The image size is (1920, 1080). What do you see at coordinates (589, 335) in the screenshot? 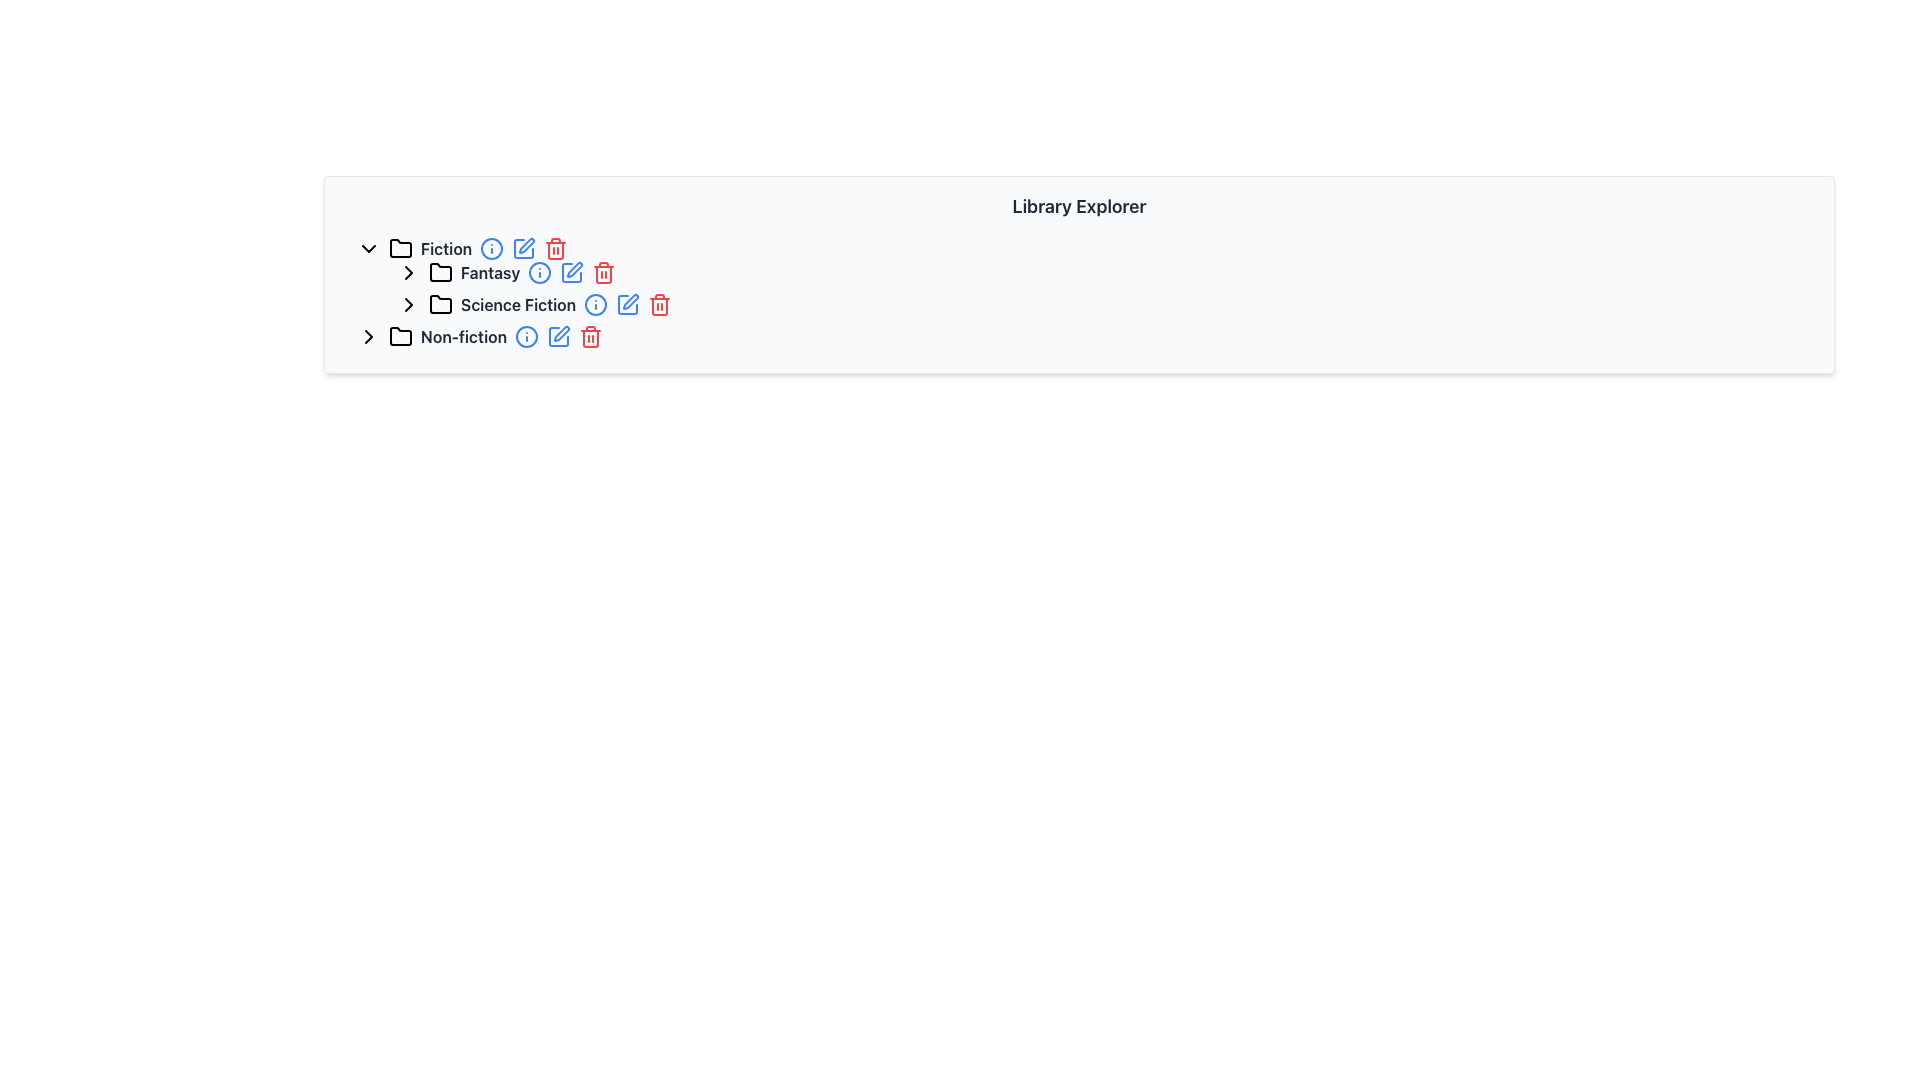
I see `the trashcan icon button, which is the third interactive element in the horizontal row associated with the 'Non-fiction' folder in the library explorer` at bounding box center [589, 335].